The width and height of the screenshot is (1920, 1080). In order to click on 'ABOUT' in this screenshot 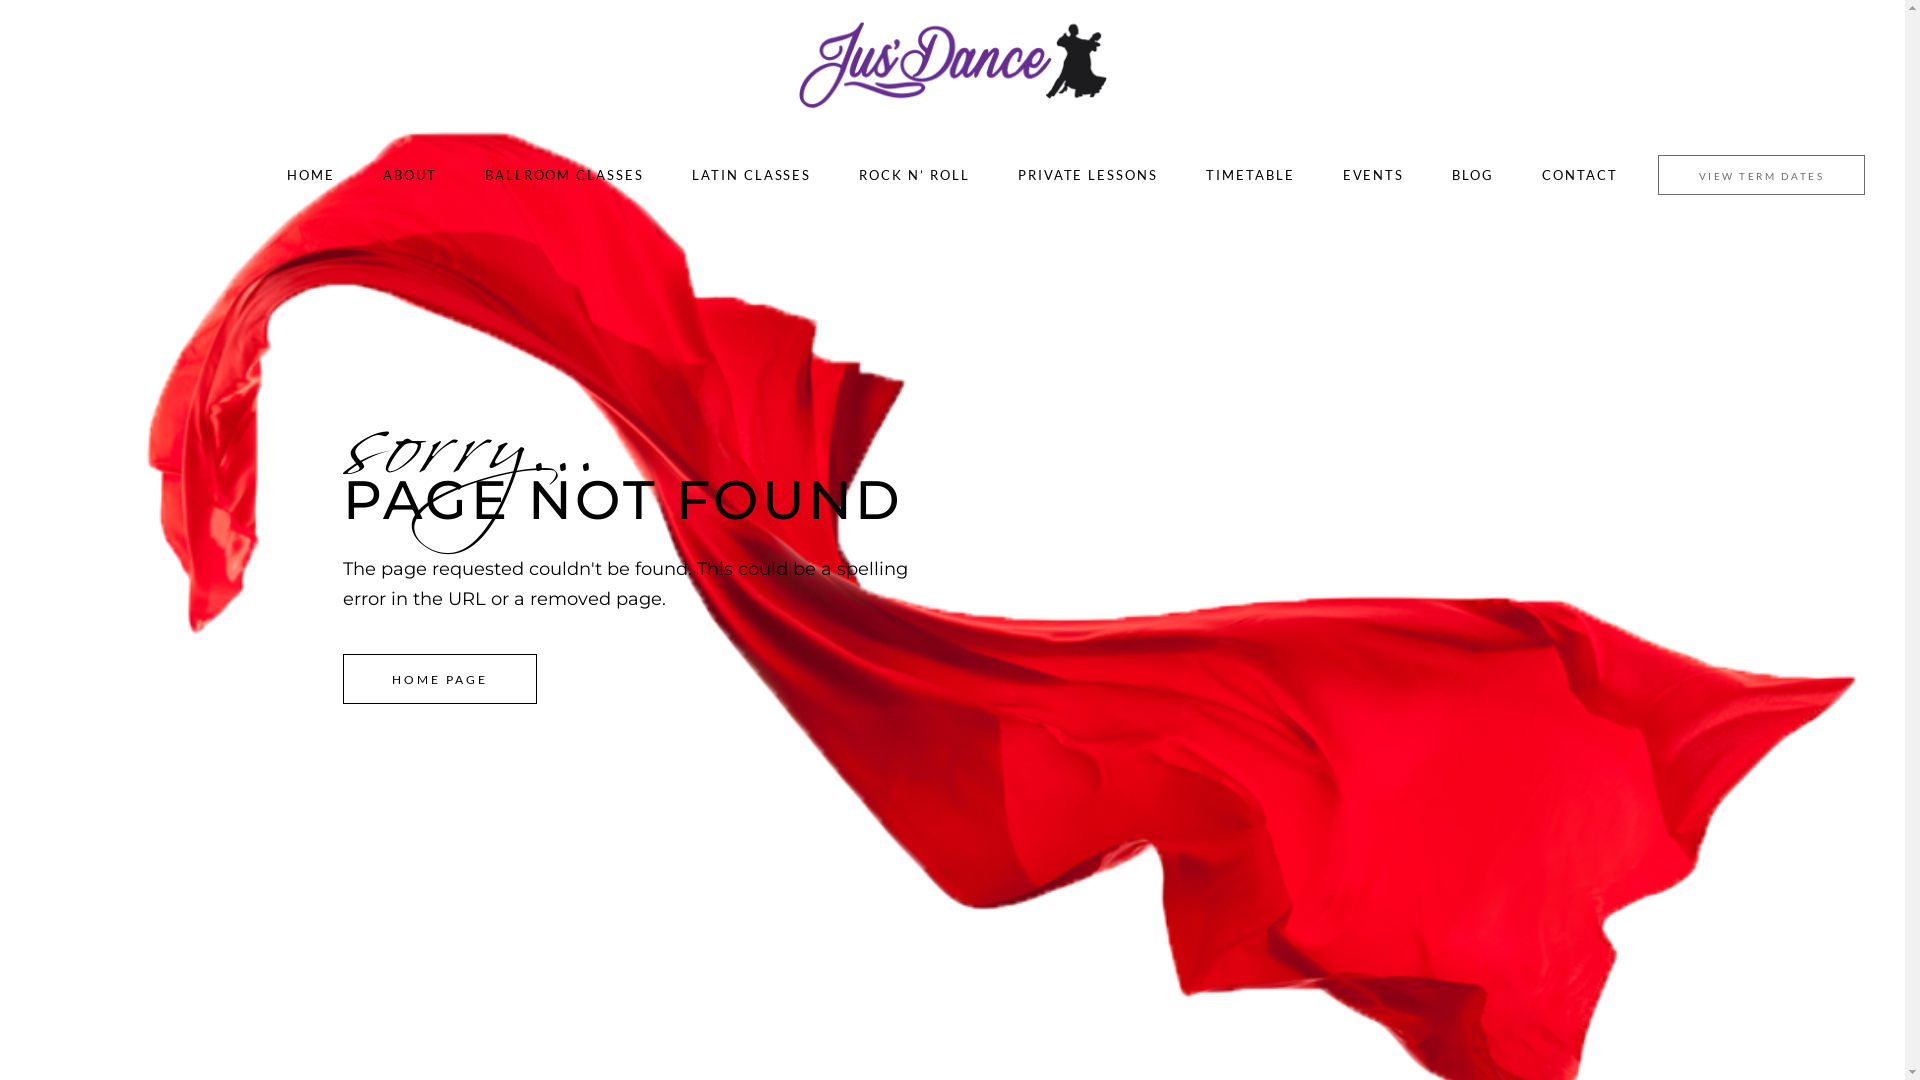, I will do `click(408, 173)`.